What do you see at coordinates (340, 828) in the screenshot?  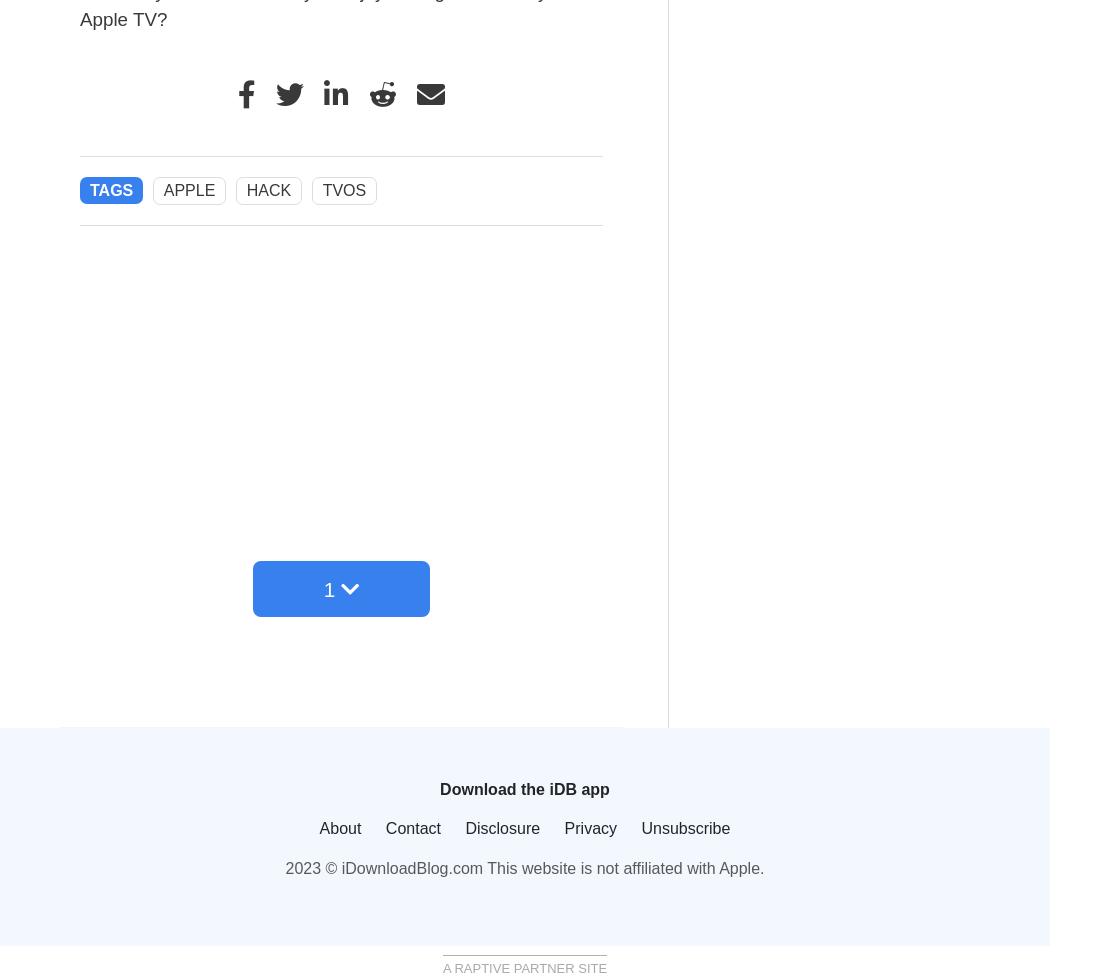 I see `'About'` at bounding box center [340, 828].